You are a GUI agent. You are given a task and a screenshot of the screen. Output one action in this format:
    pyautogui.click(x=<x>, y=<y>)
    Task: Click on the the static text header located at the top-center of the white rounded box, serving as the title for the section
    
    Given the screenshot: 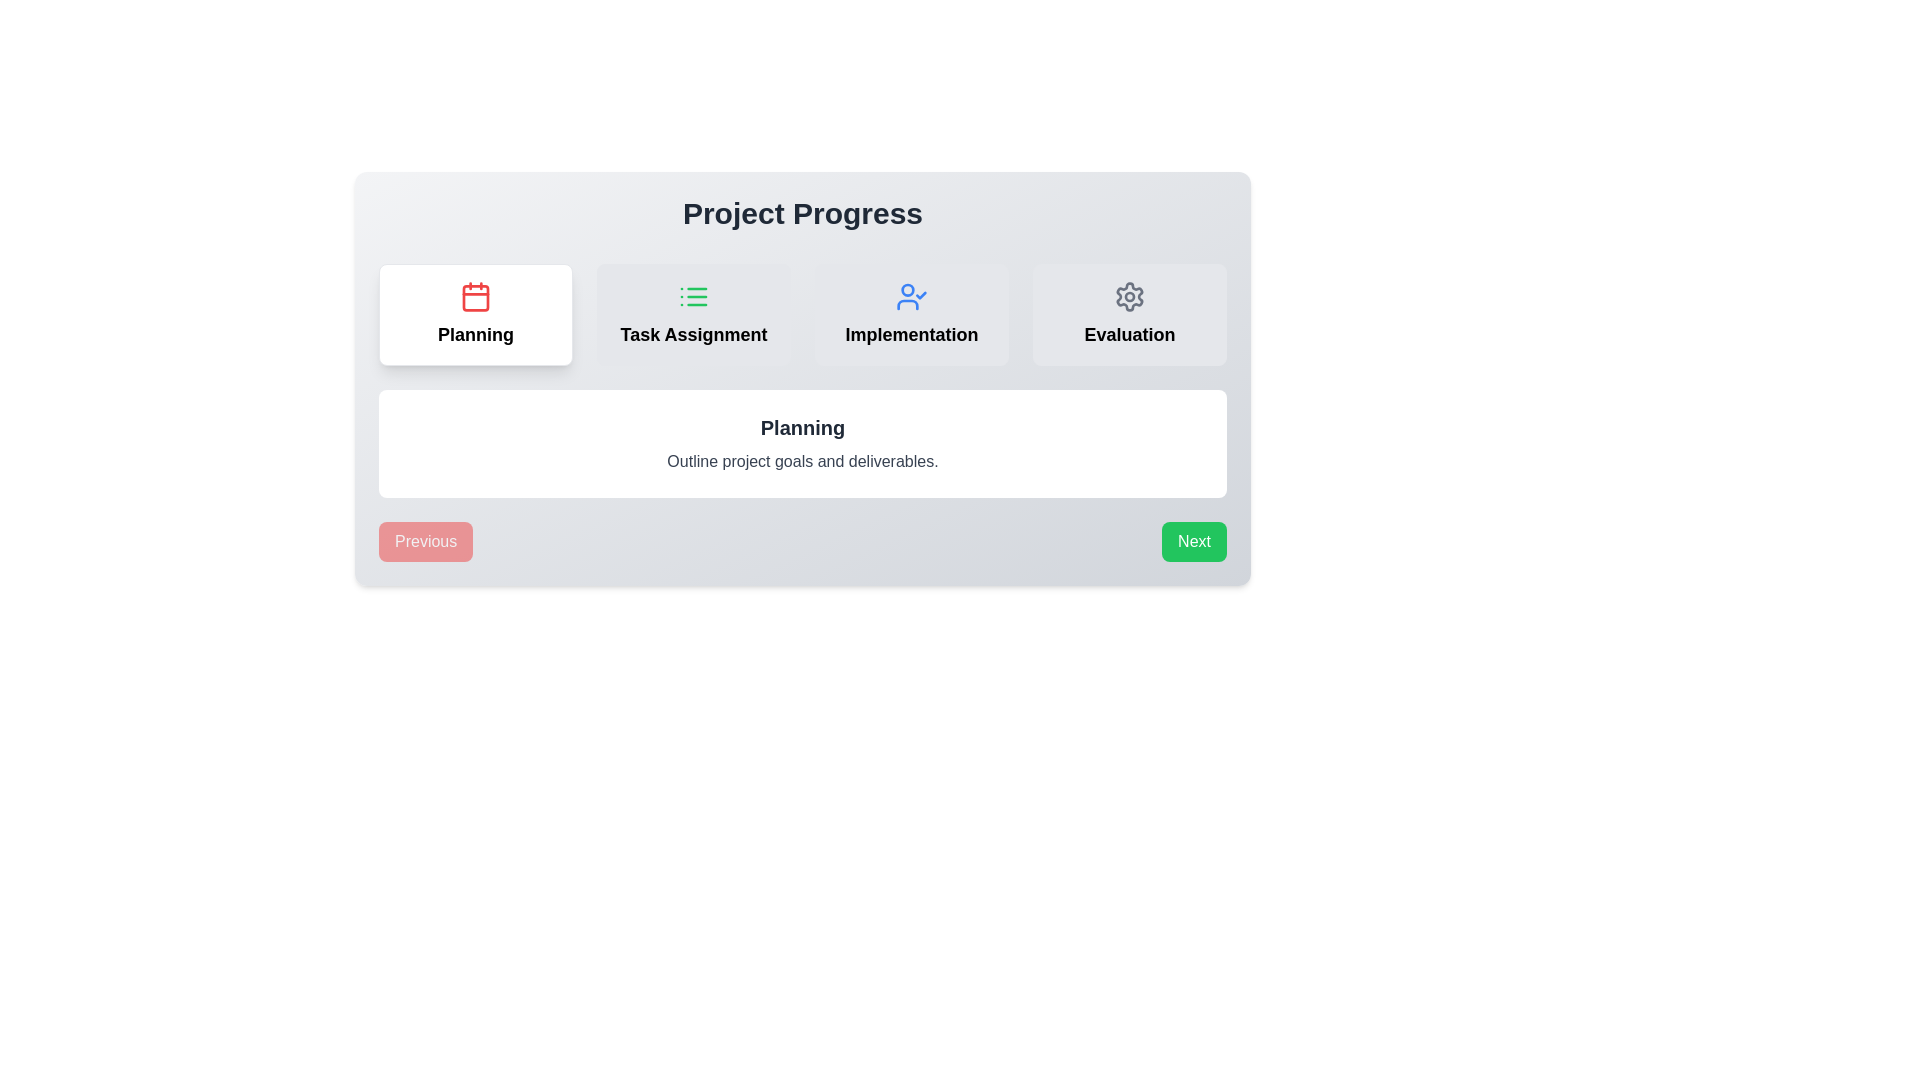 What is the action you would take?
    pyautogui.click(x=802, y=427)
    